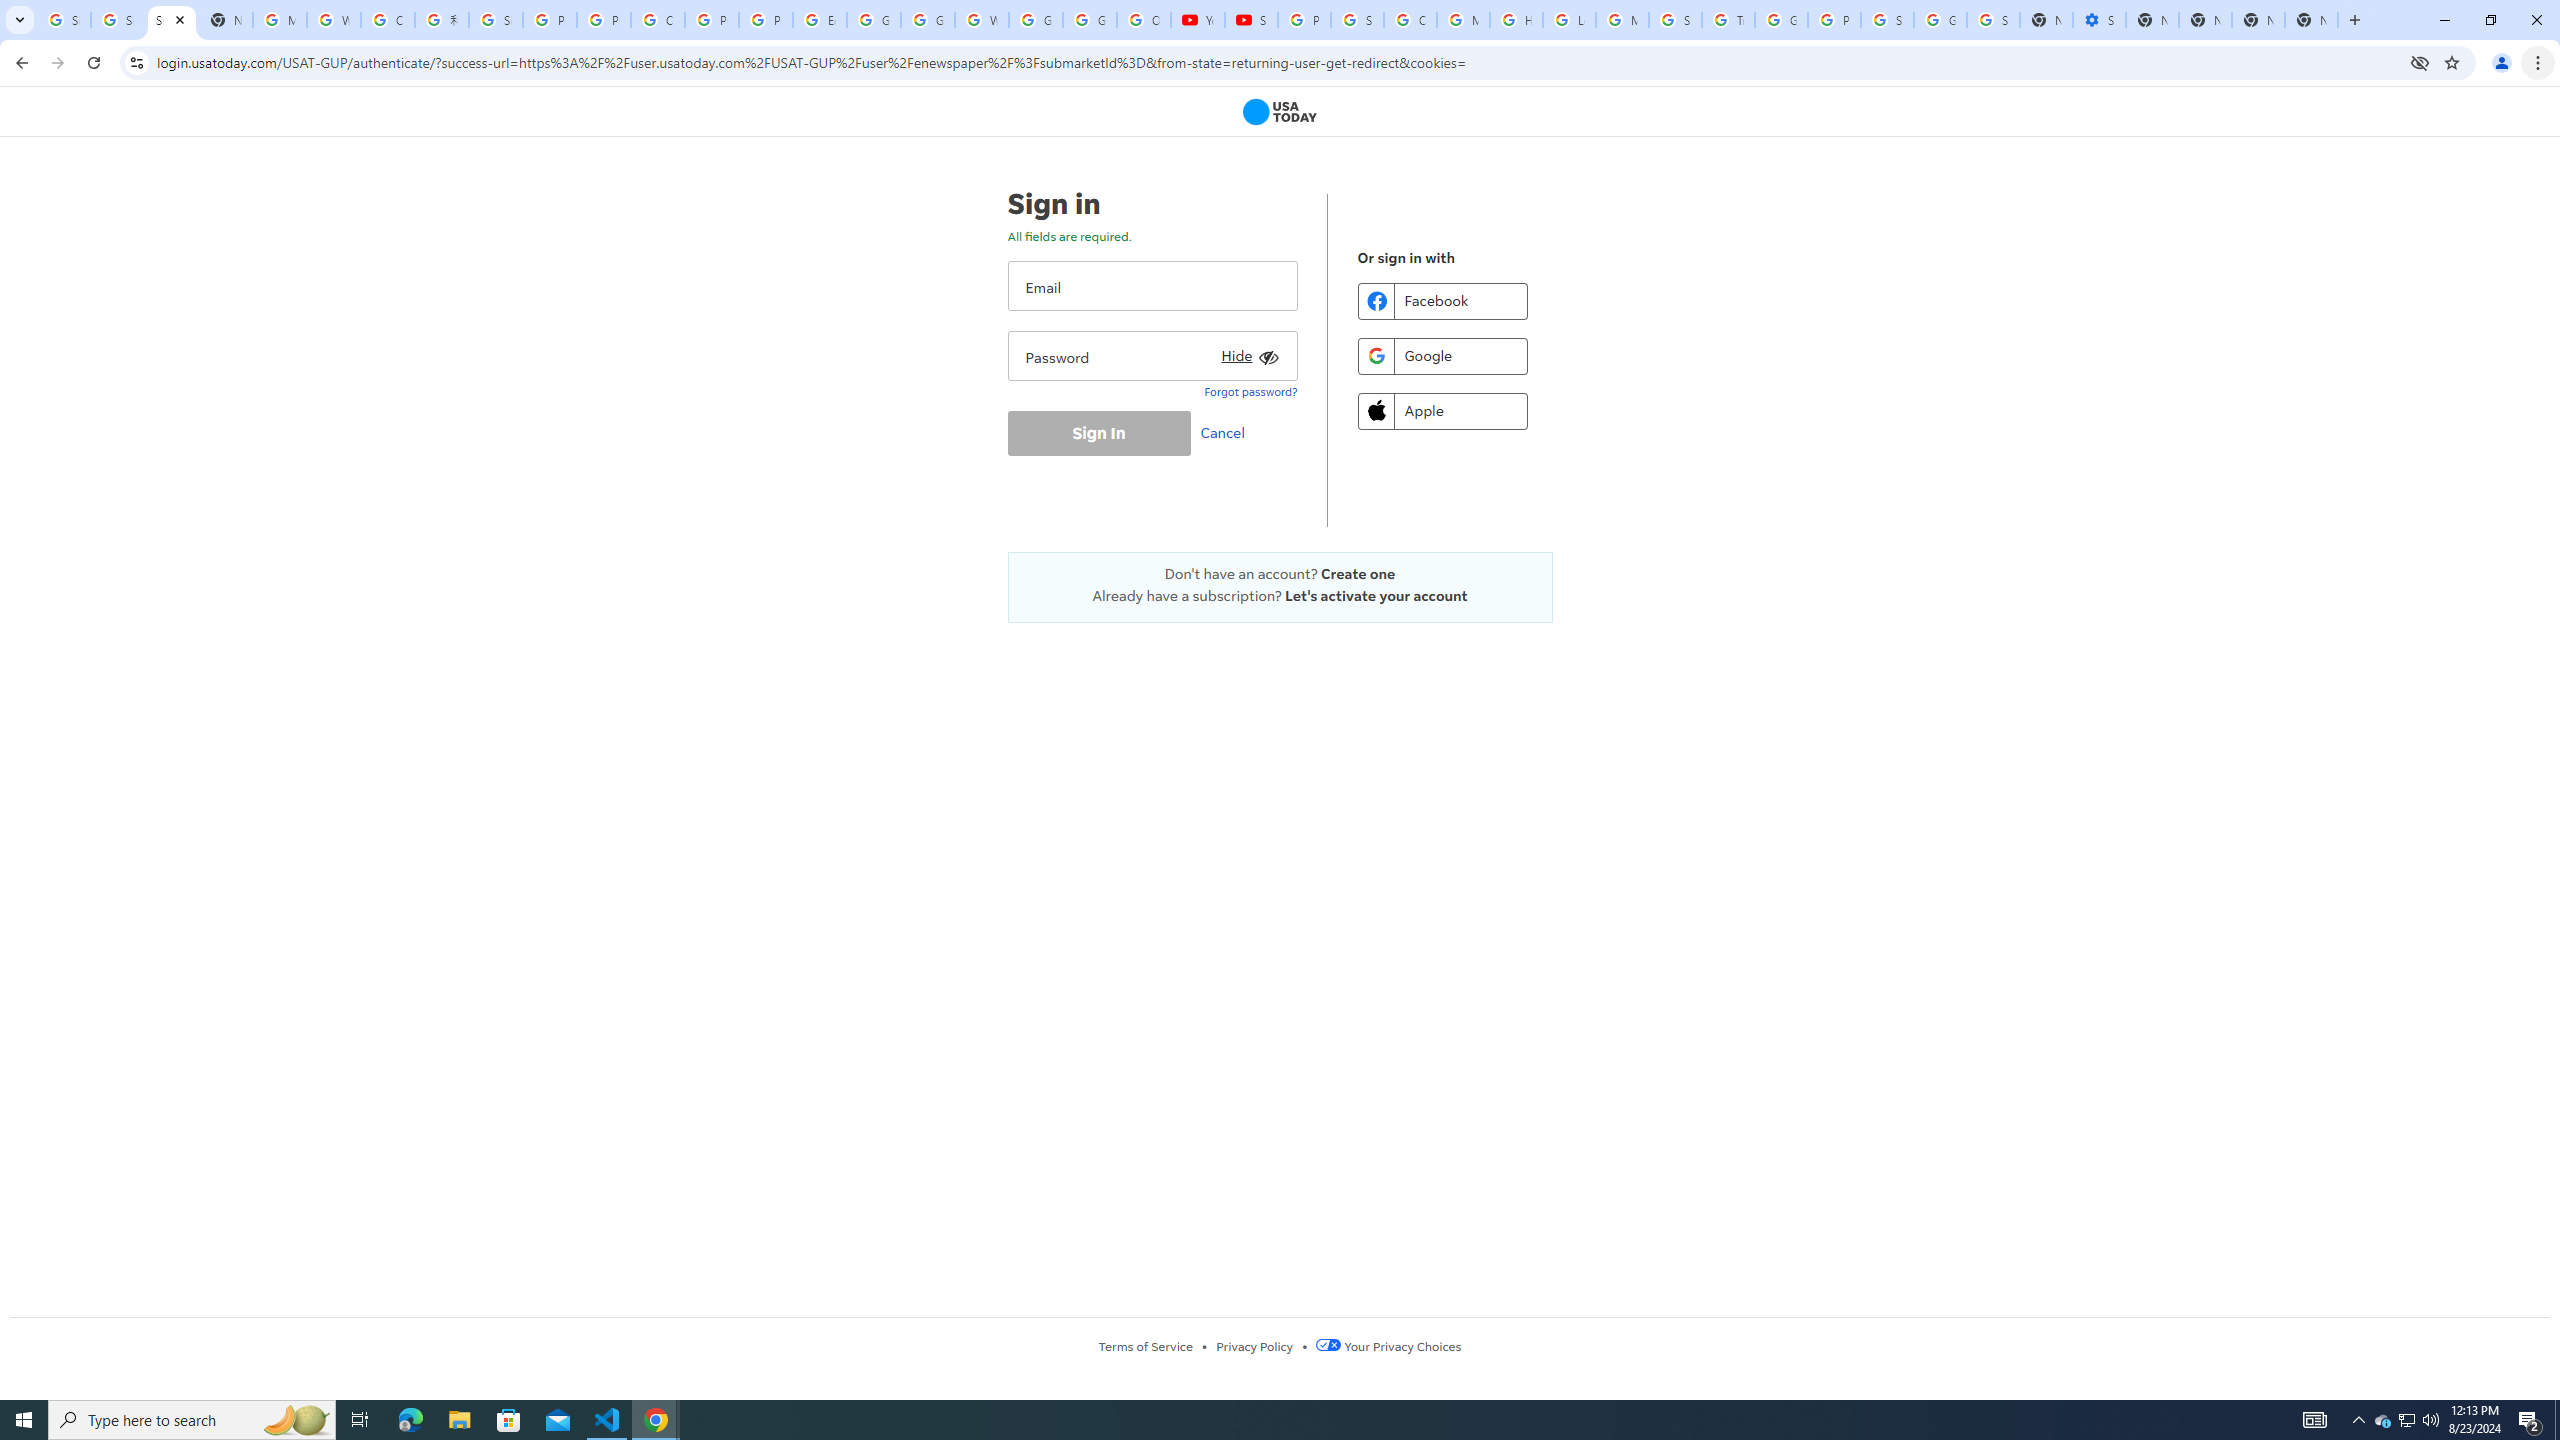 This screenshot has height=1440, width=2560. Describe the element at coordinates (2502, 62) in the screenshot. I see `'You'` at that location.